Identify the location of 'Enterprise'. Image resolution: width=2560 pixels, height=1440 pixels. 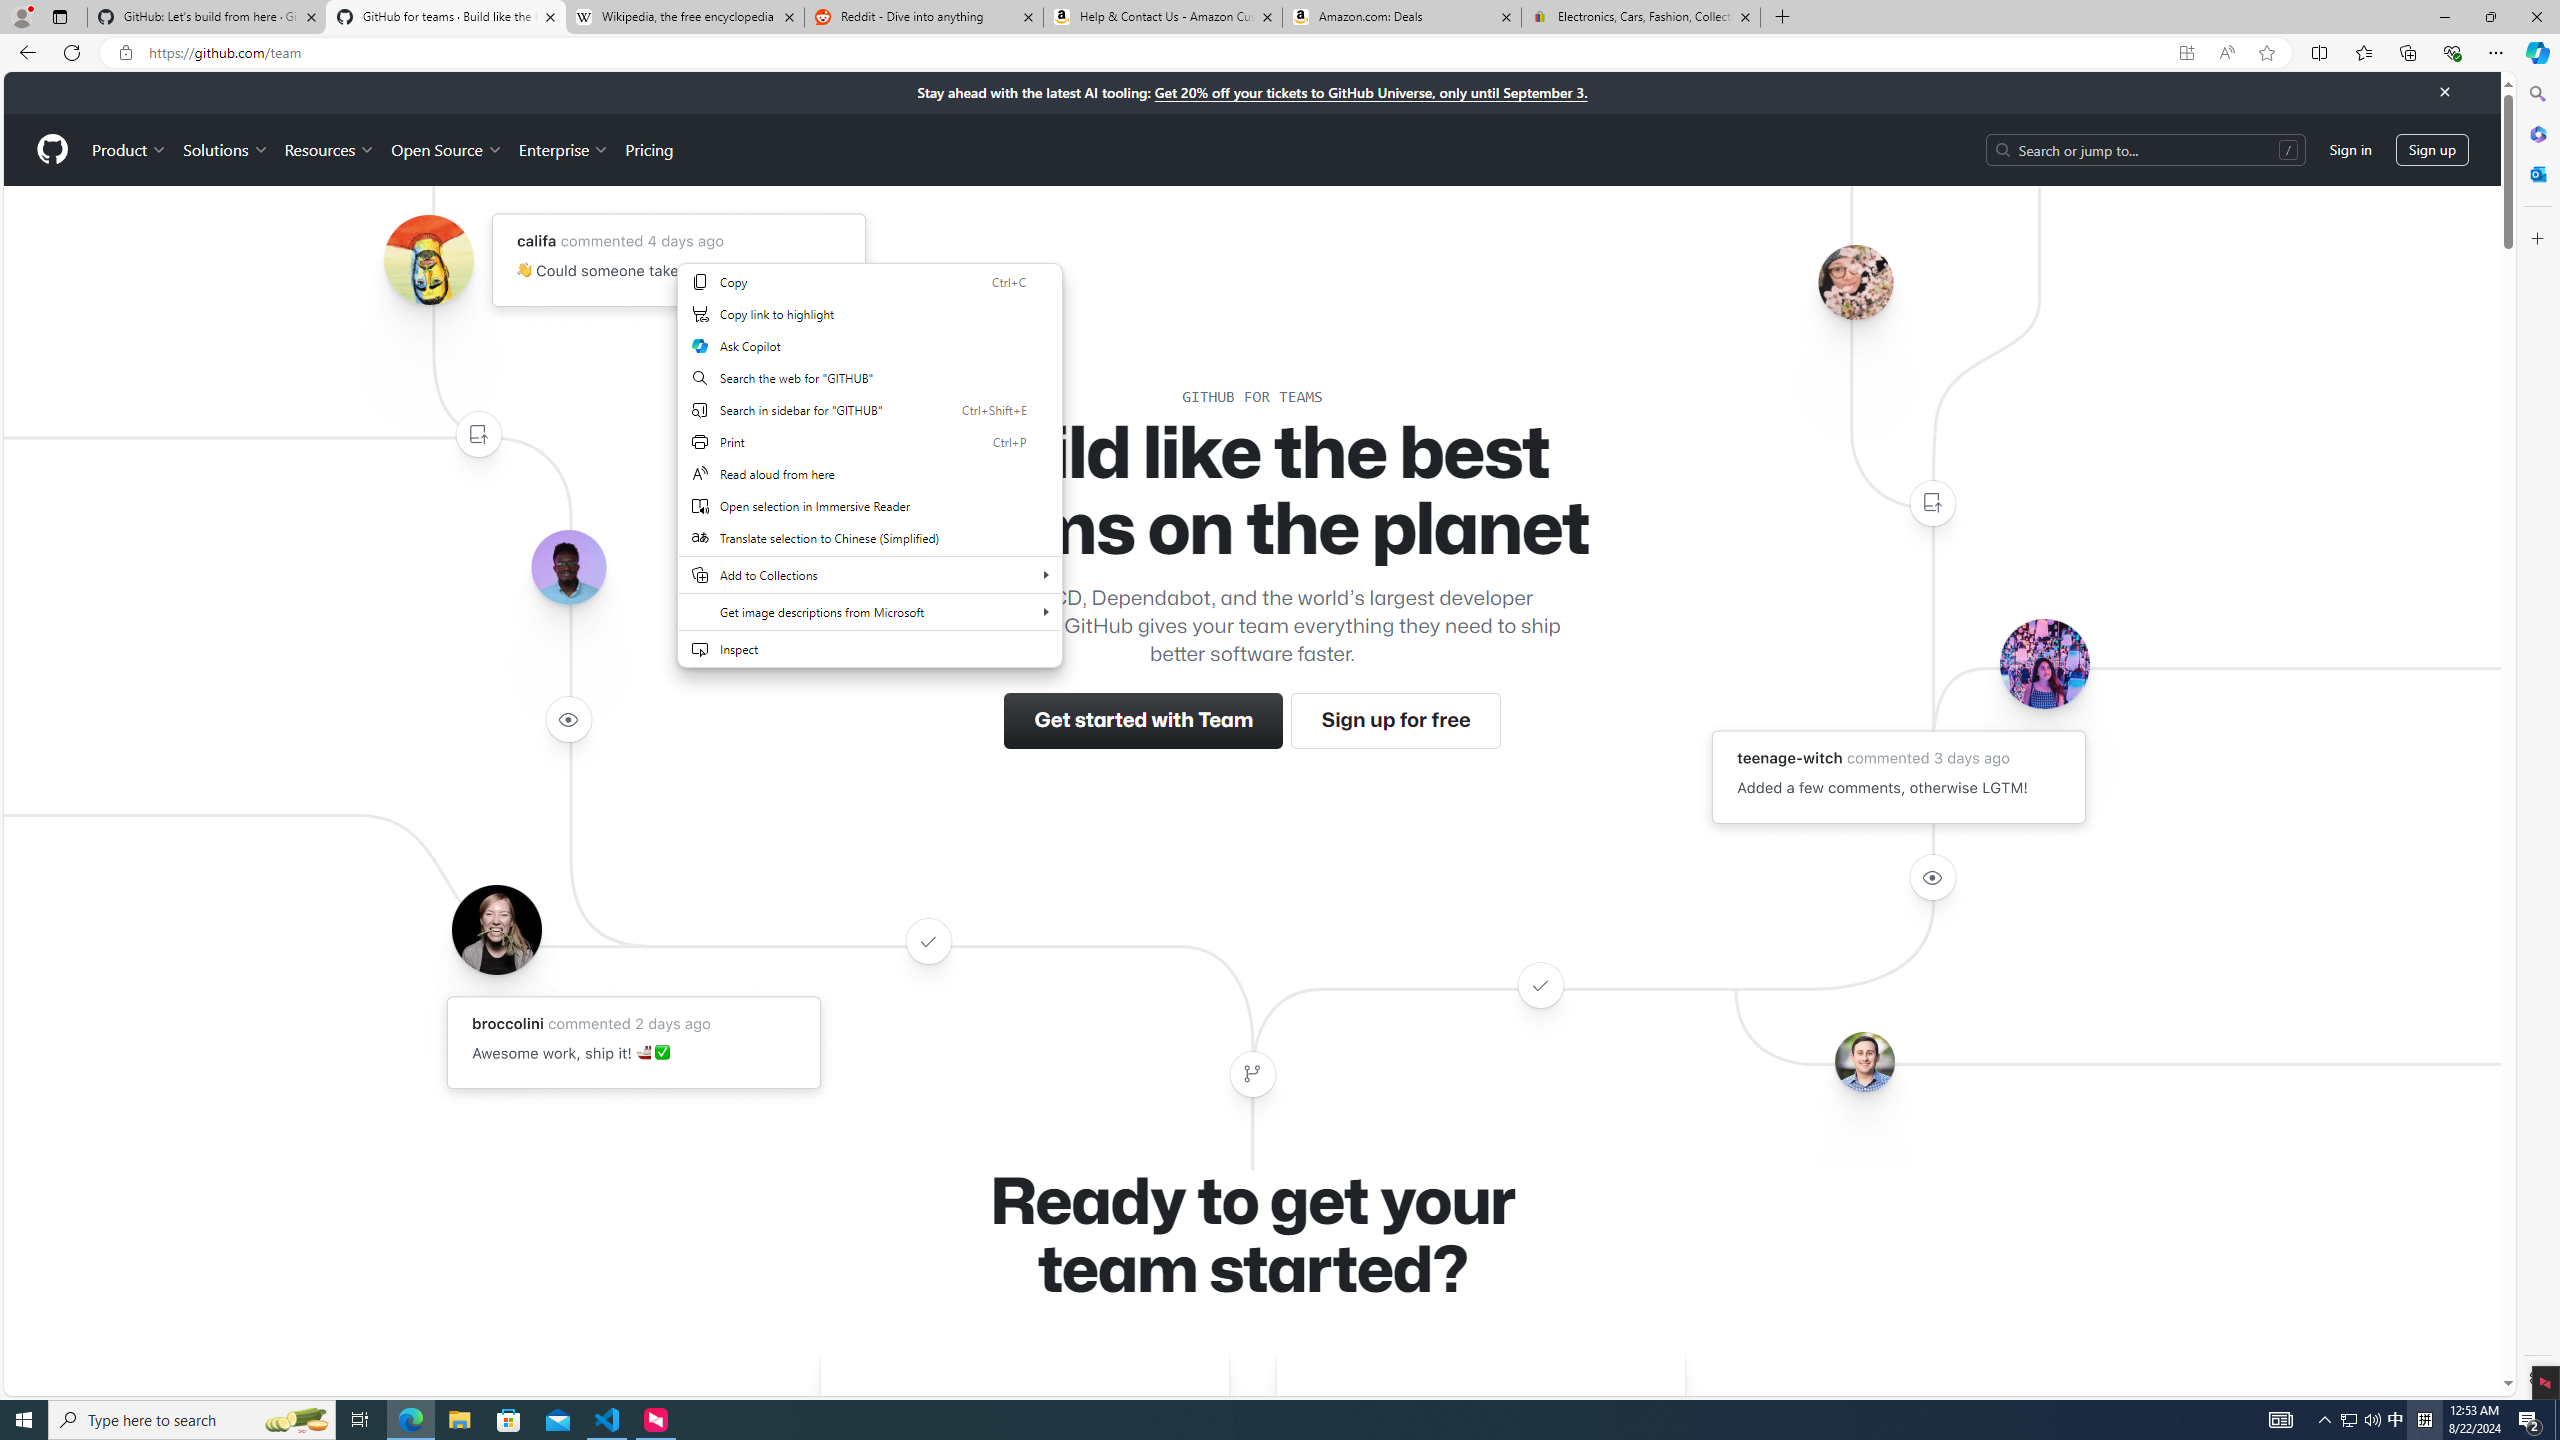
(562, 149).